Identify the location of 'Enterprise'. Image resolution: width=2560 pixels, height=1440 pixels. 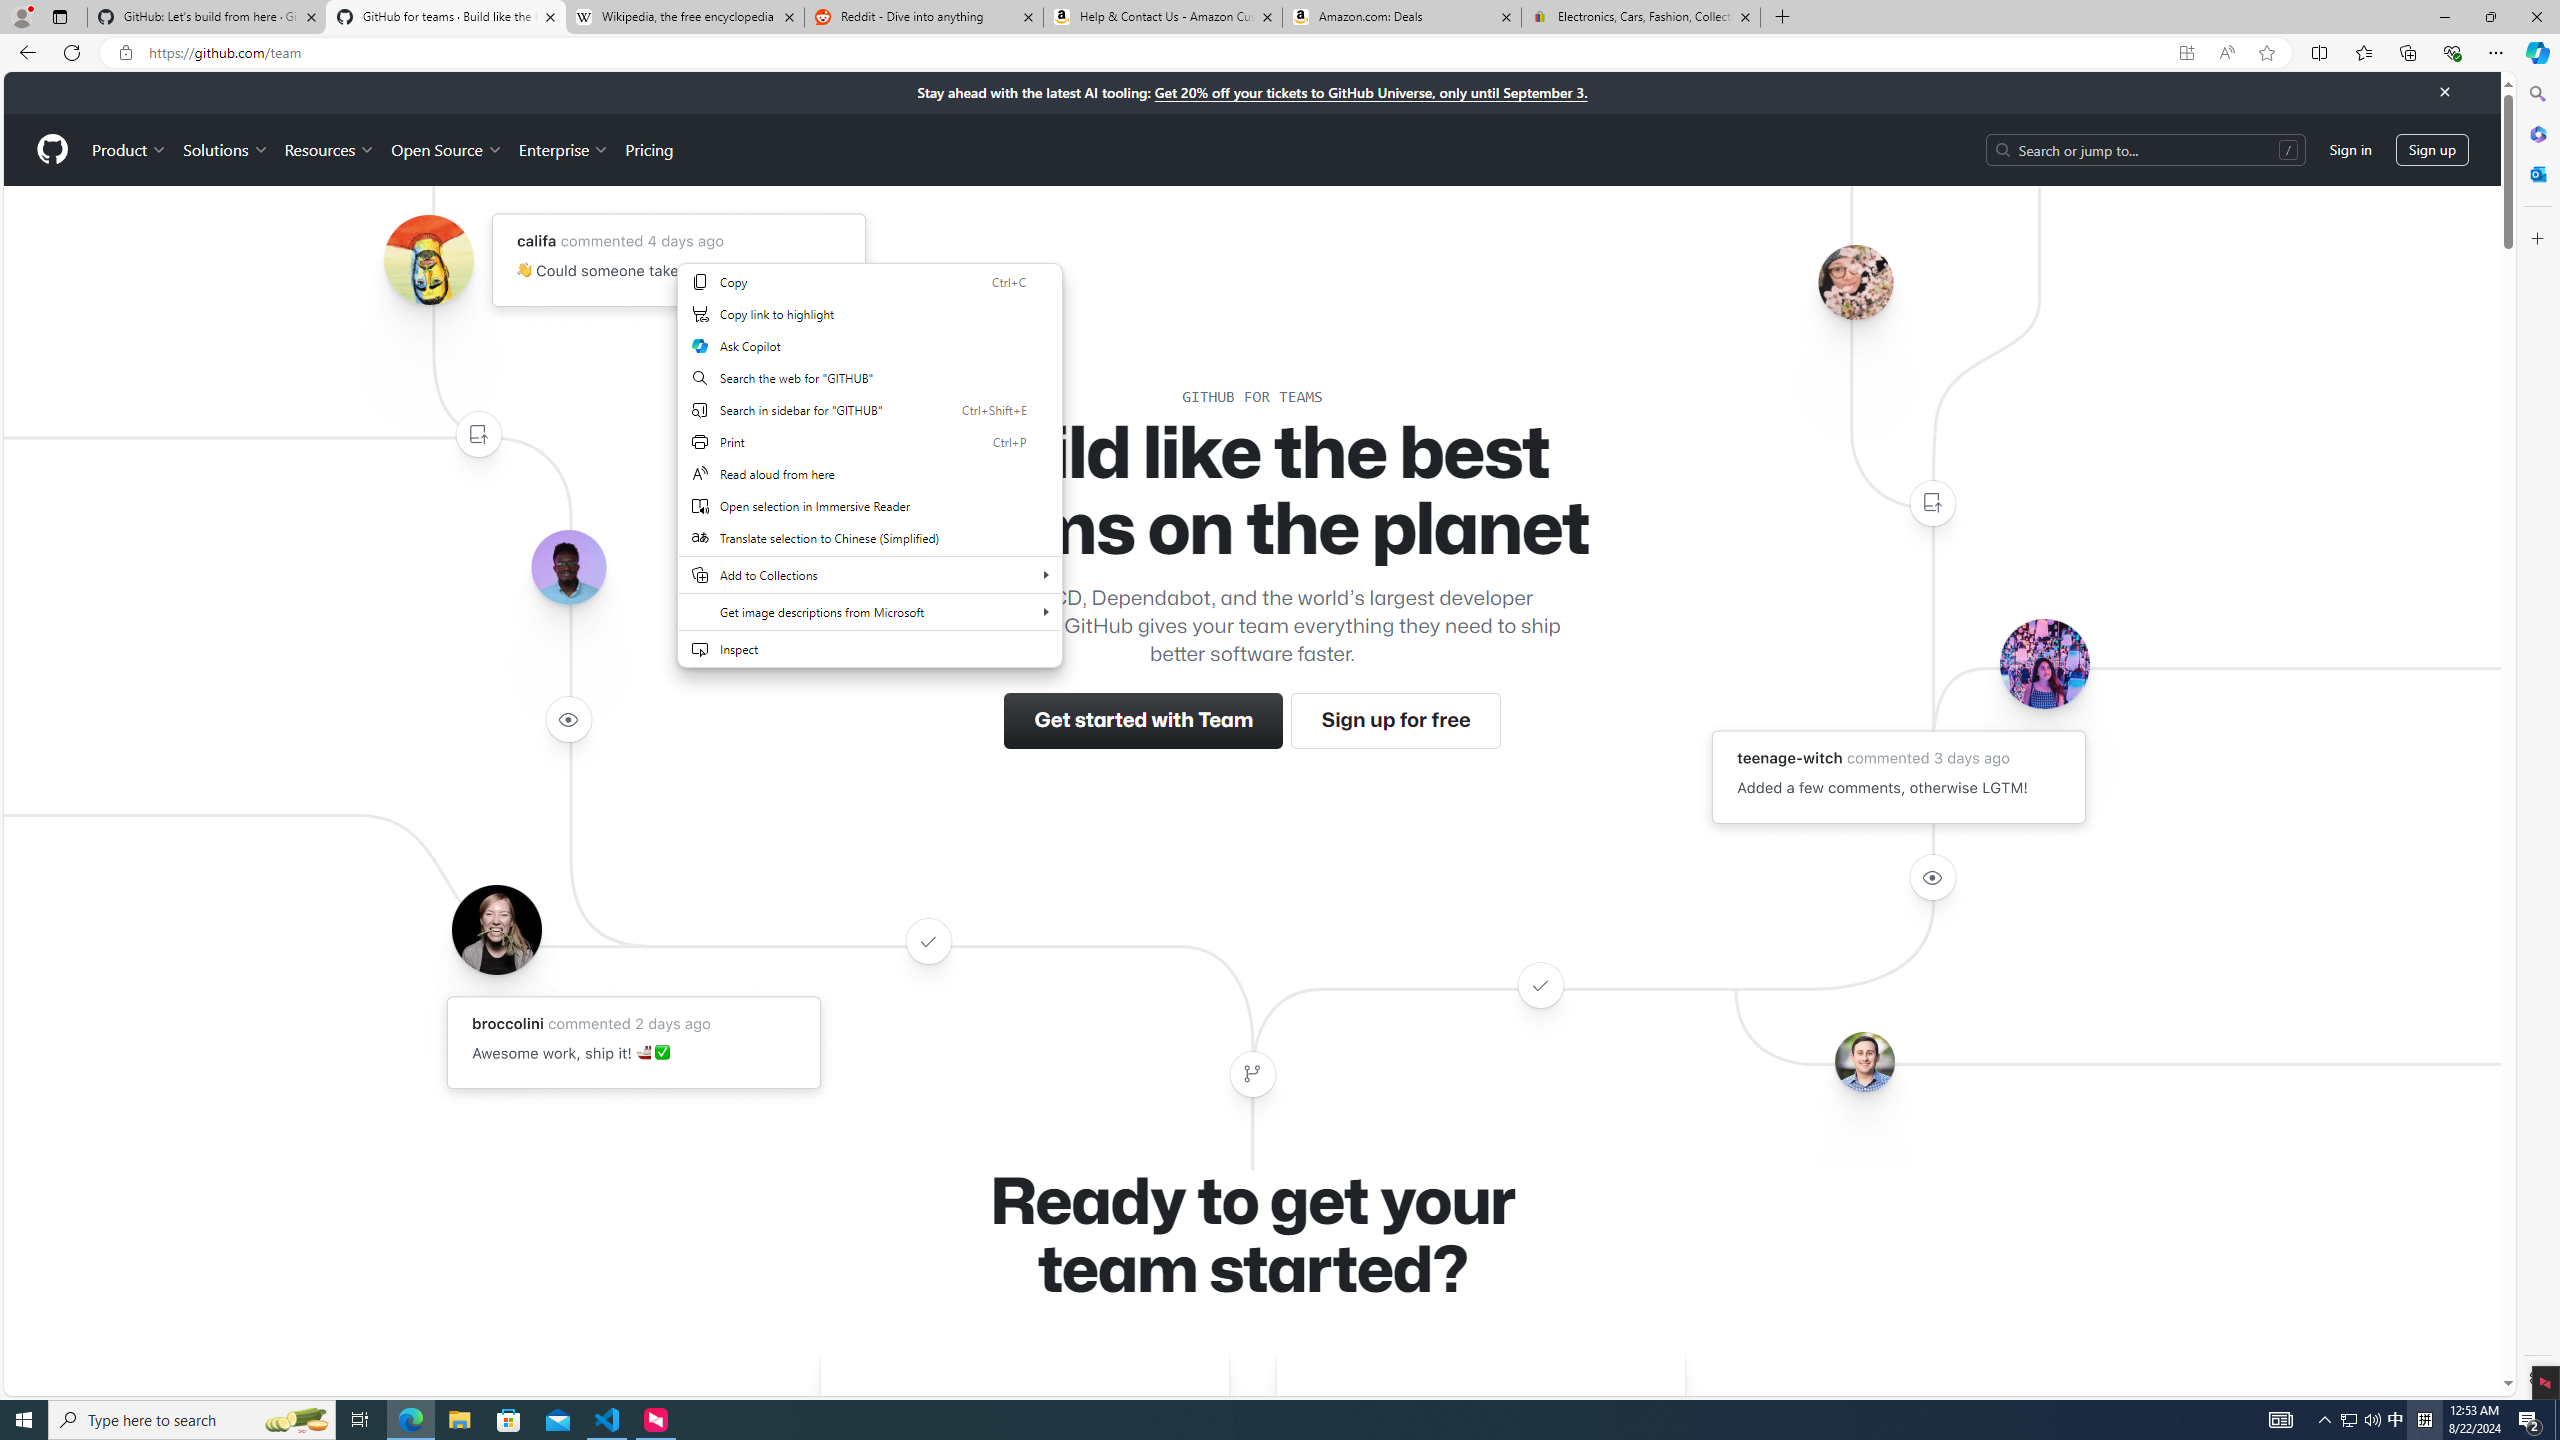
(562, 149).